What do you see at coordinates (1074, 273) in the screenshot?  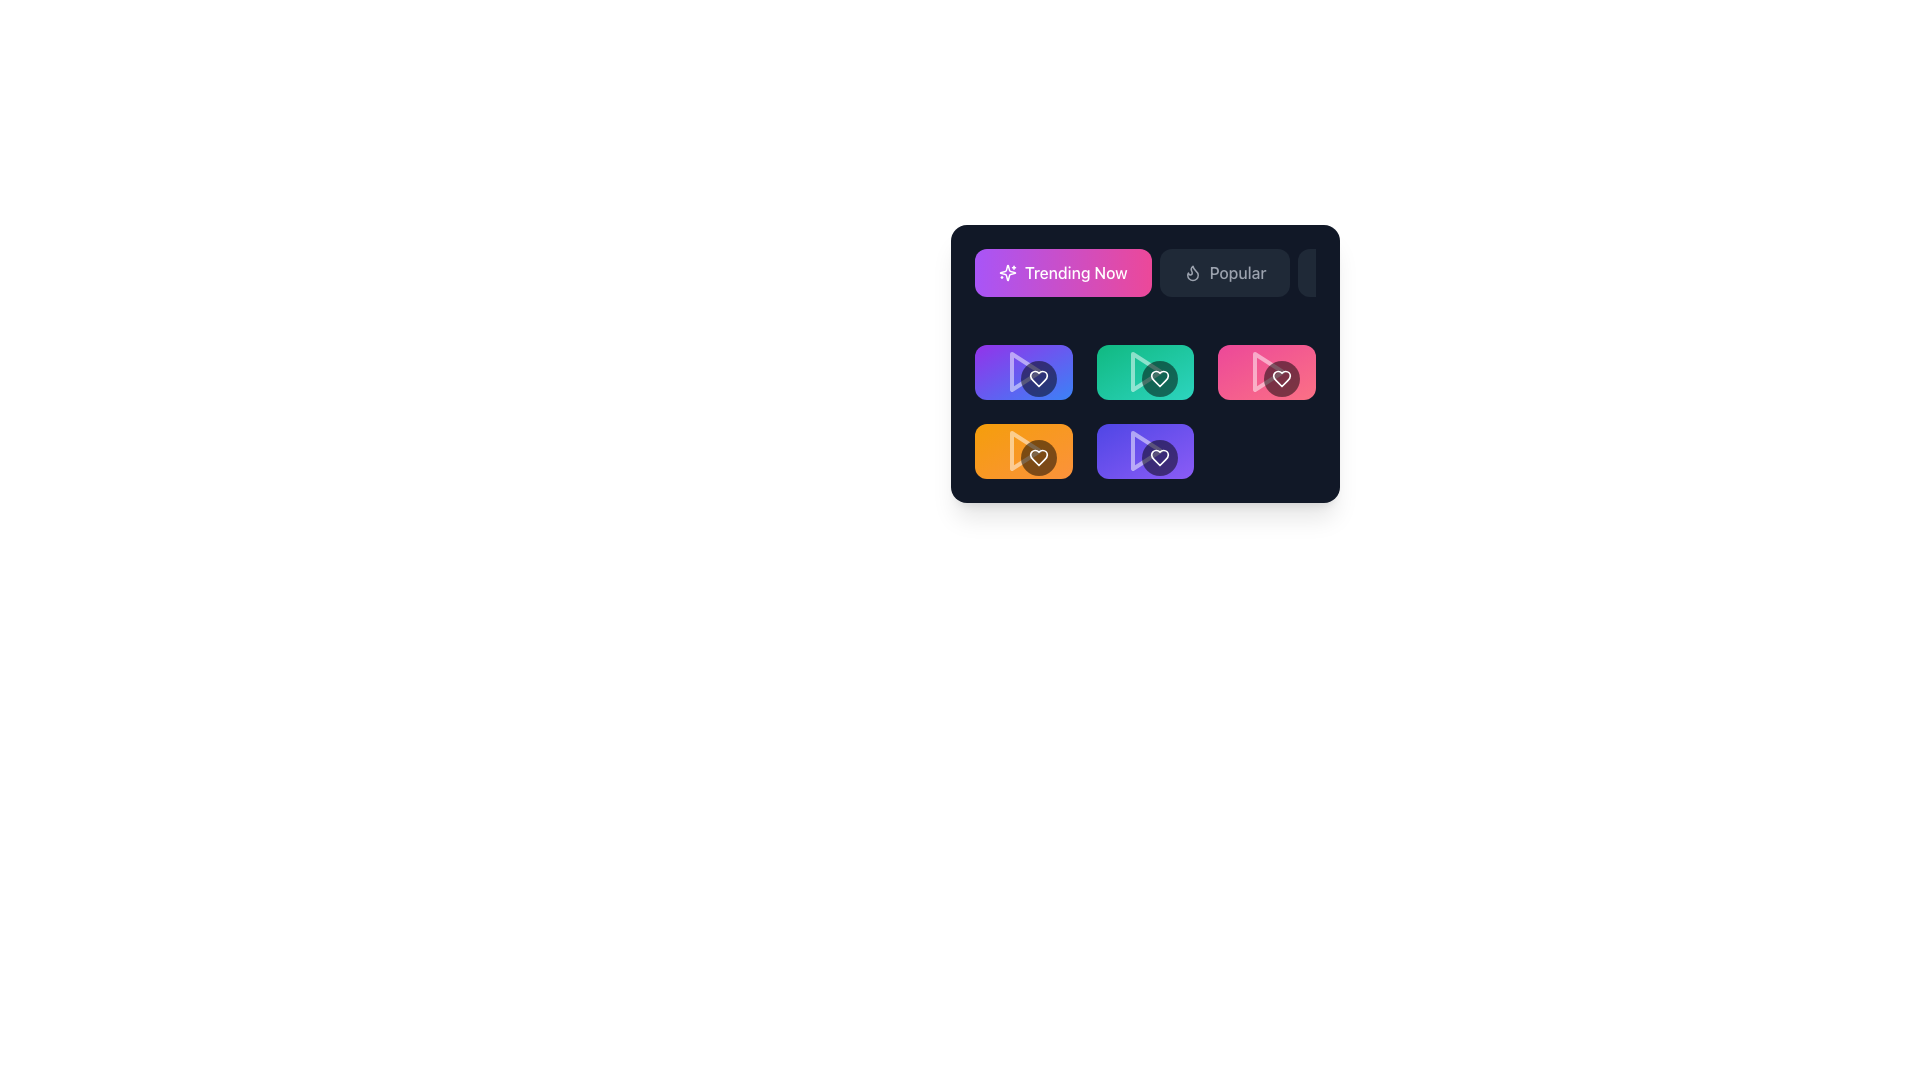 I see `the 'Trending Now' text label, which is styled with a medium-weight font in white on a purple-pink gradient background` at bounding box center [1074, 273].